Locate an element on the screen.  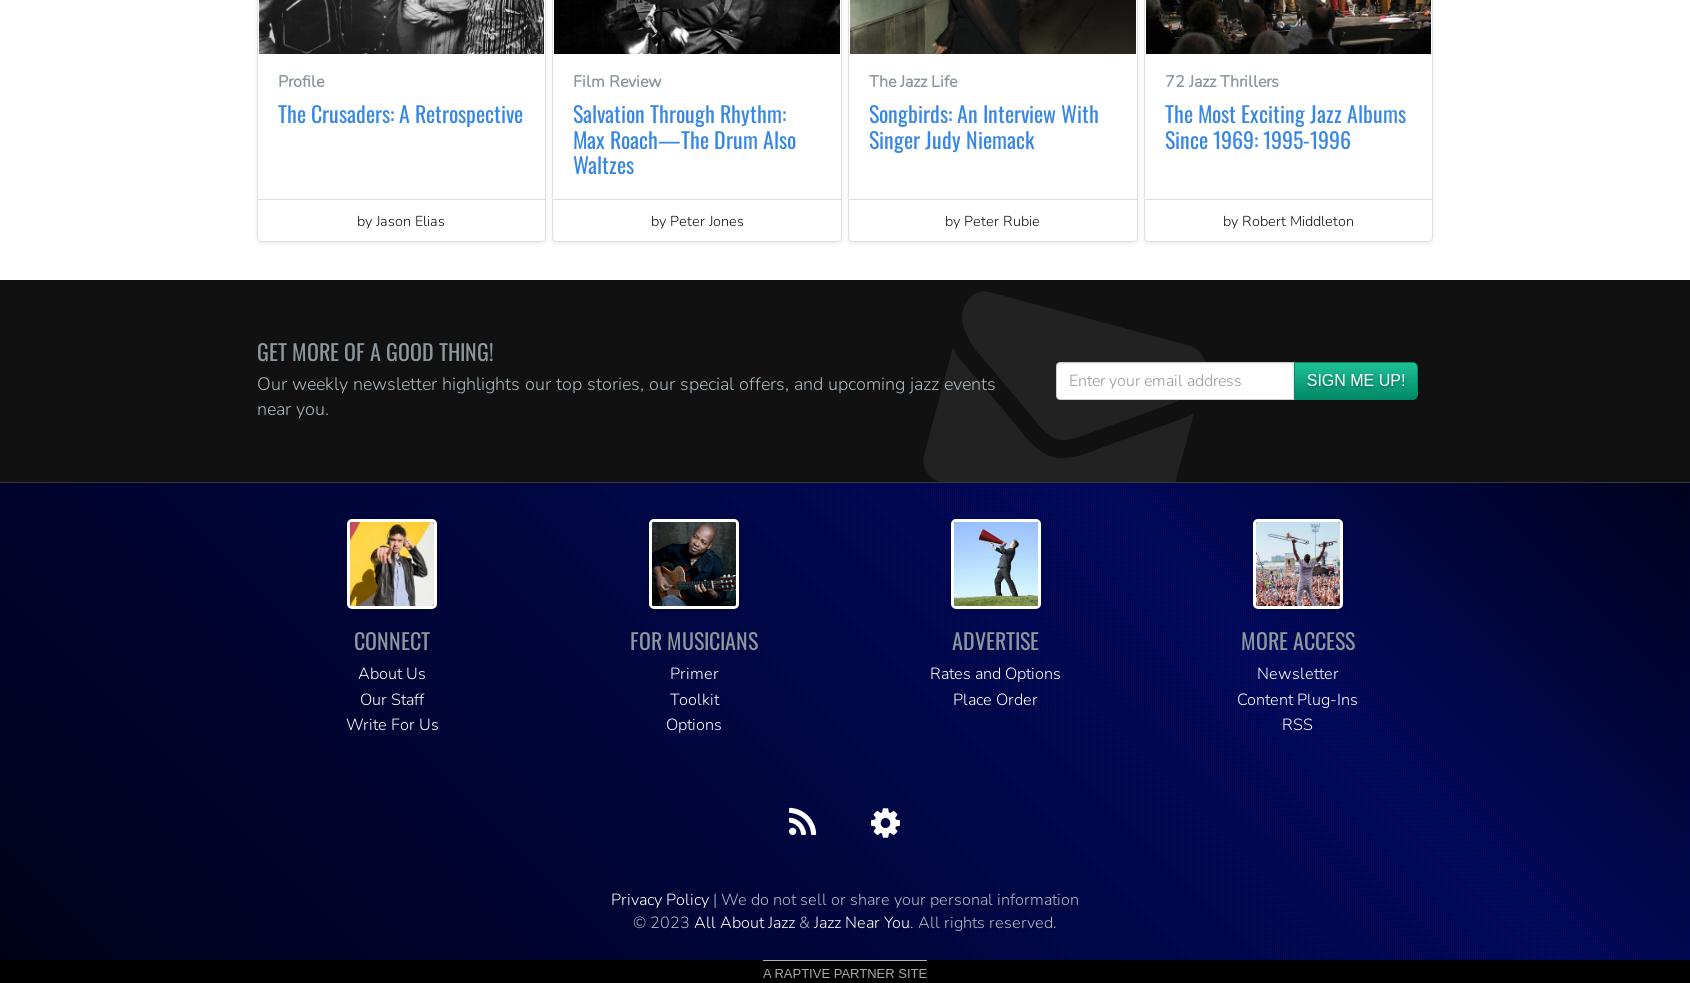
'About Us' is located at coordinates (356, 673).